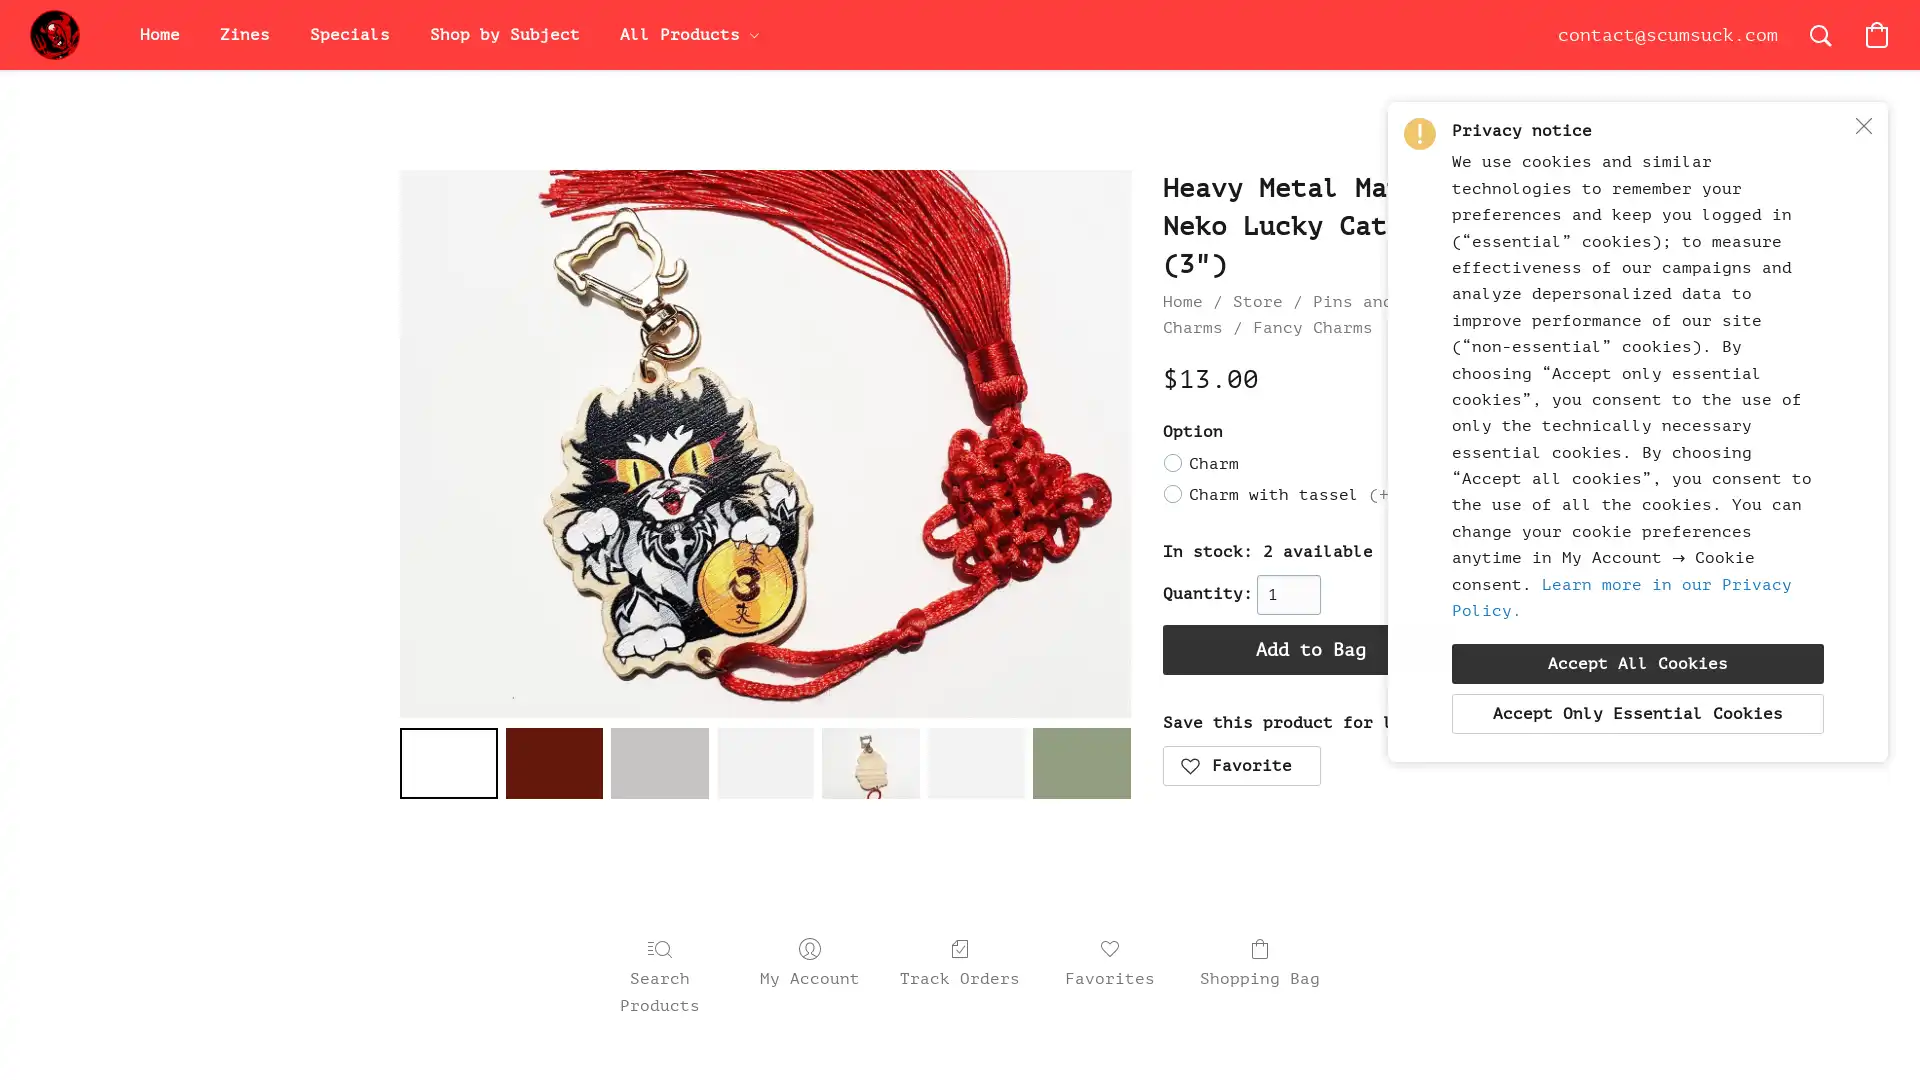 The width and height of the screenshot is (1920, 1080). Describe the element at coordinates (1637, 663) in the screenshot. I see `Accept All Cookies` at that location.